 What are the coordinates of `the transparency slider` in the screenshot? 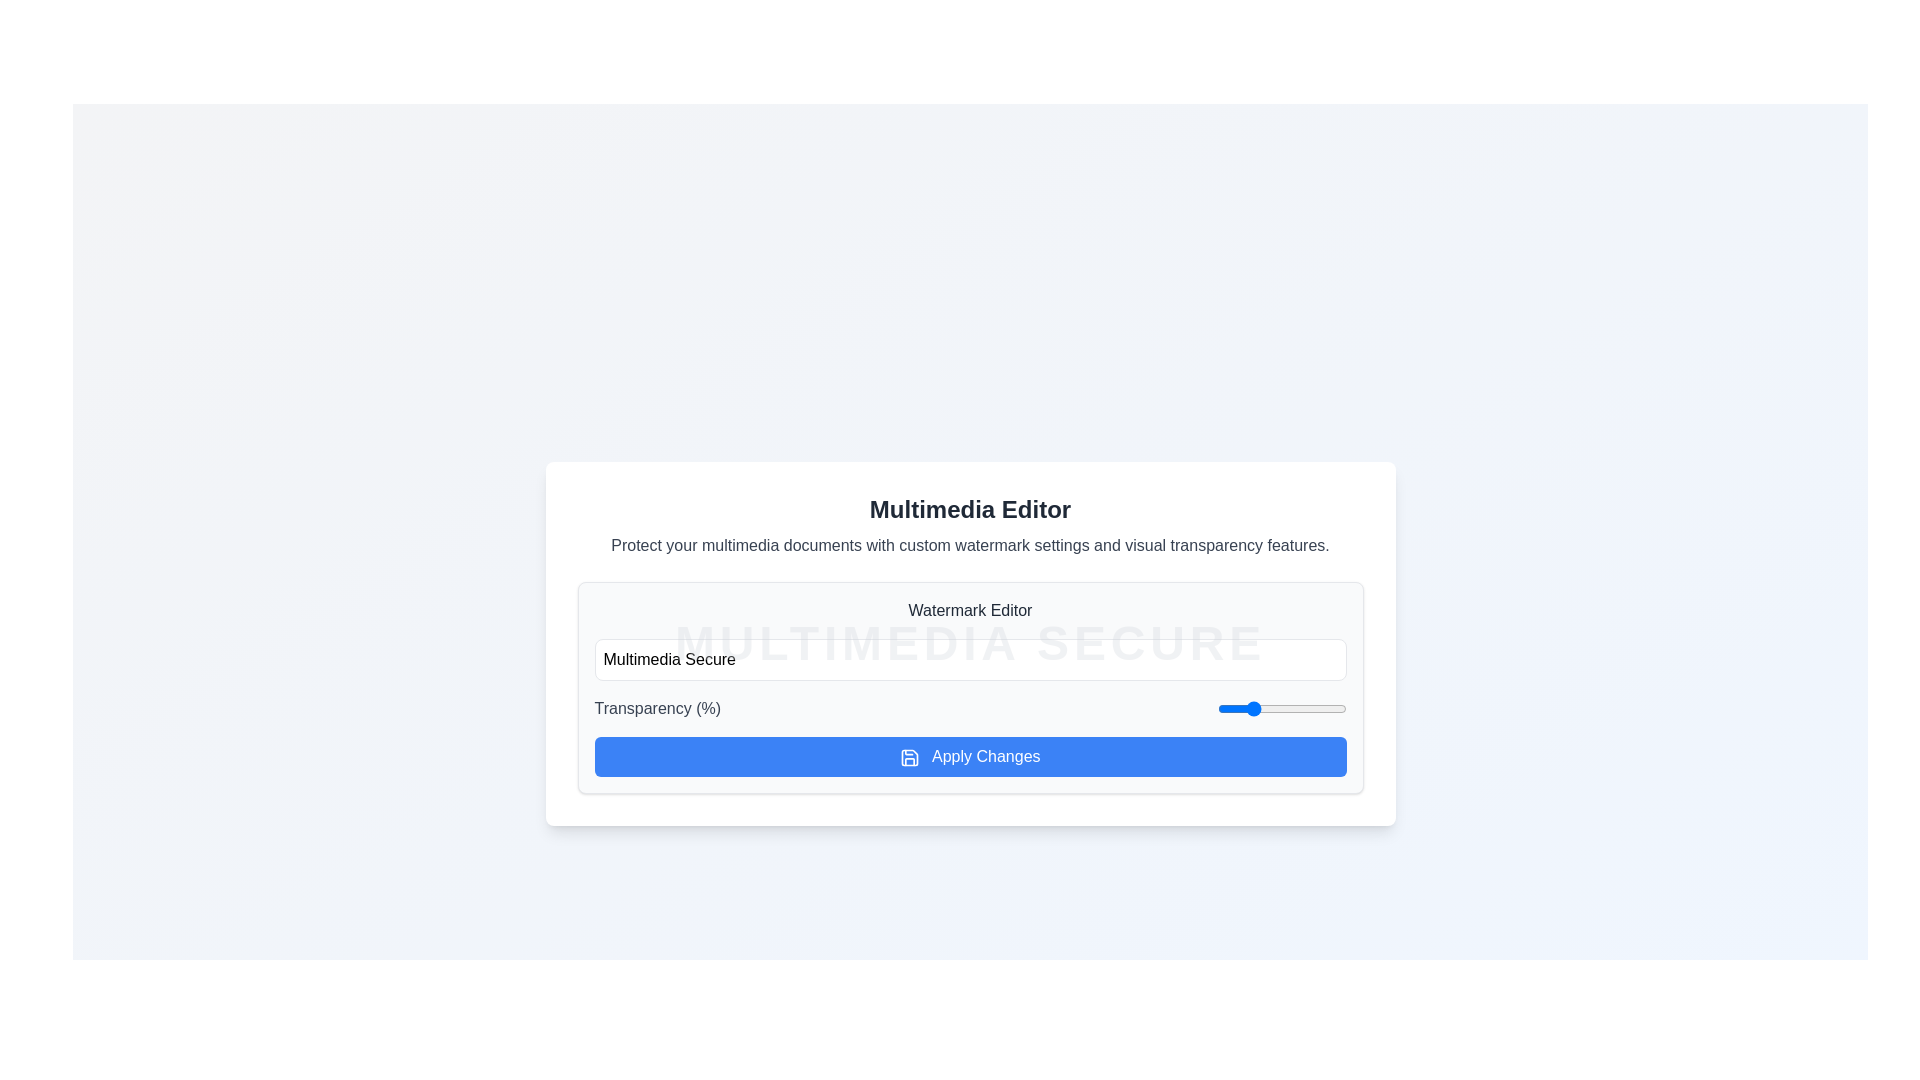 It's located at (1219, 708).